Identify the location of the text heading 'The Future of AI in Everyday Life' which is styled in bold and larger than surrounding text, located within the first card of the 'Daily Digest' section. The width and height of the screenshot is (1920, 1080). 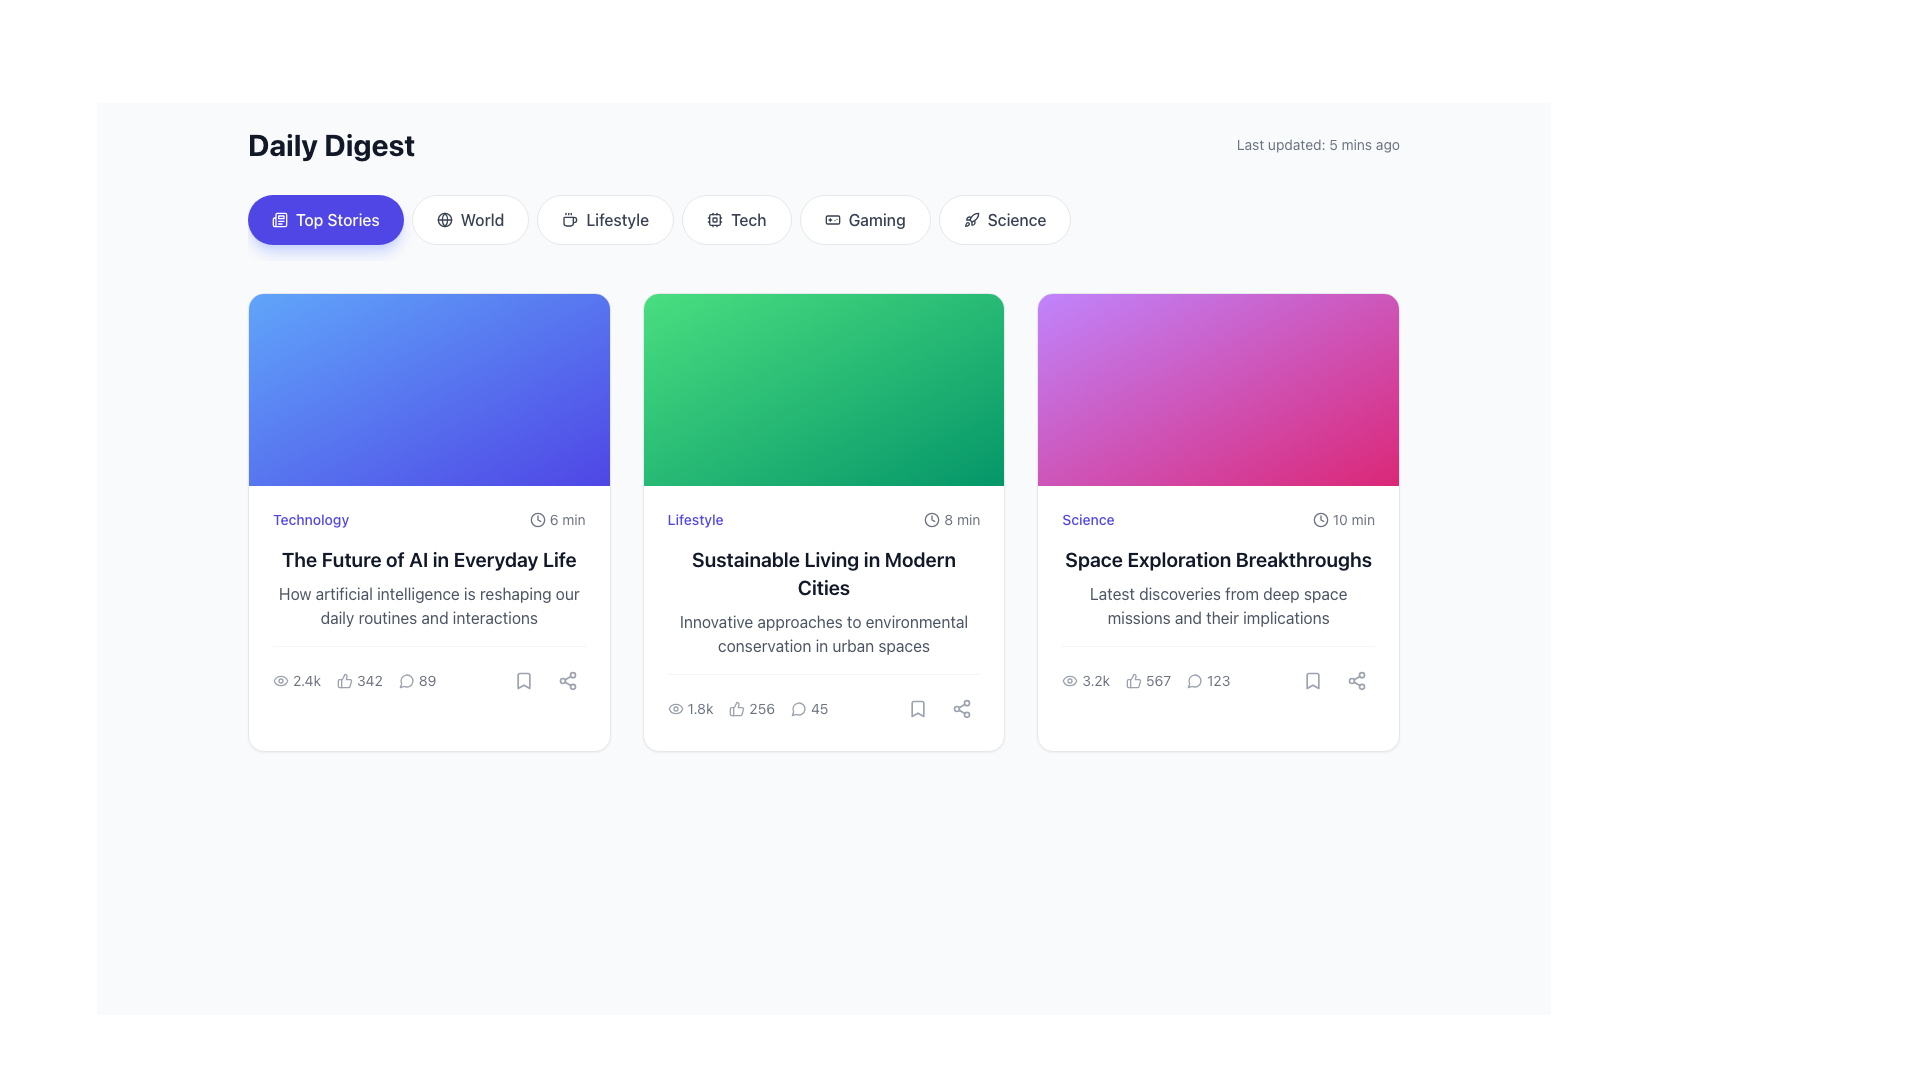
(428, 559).